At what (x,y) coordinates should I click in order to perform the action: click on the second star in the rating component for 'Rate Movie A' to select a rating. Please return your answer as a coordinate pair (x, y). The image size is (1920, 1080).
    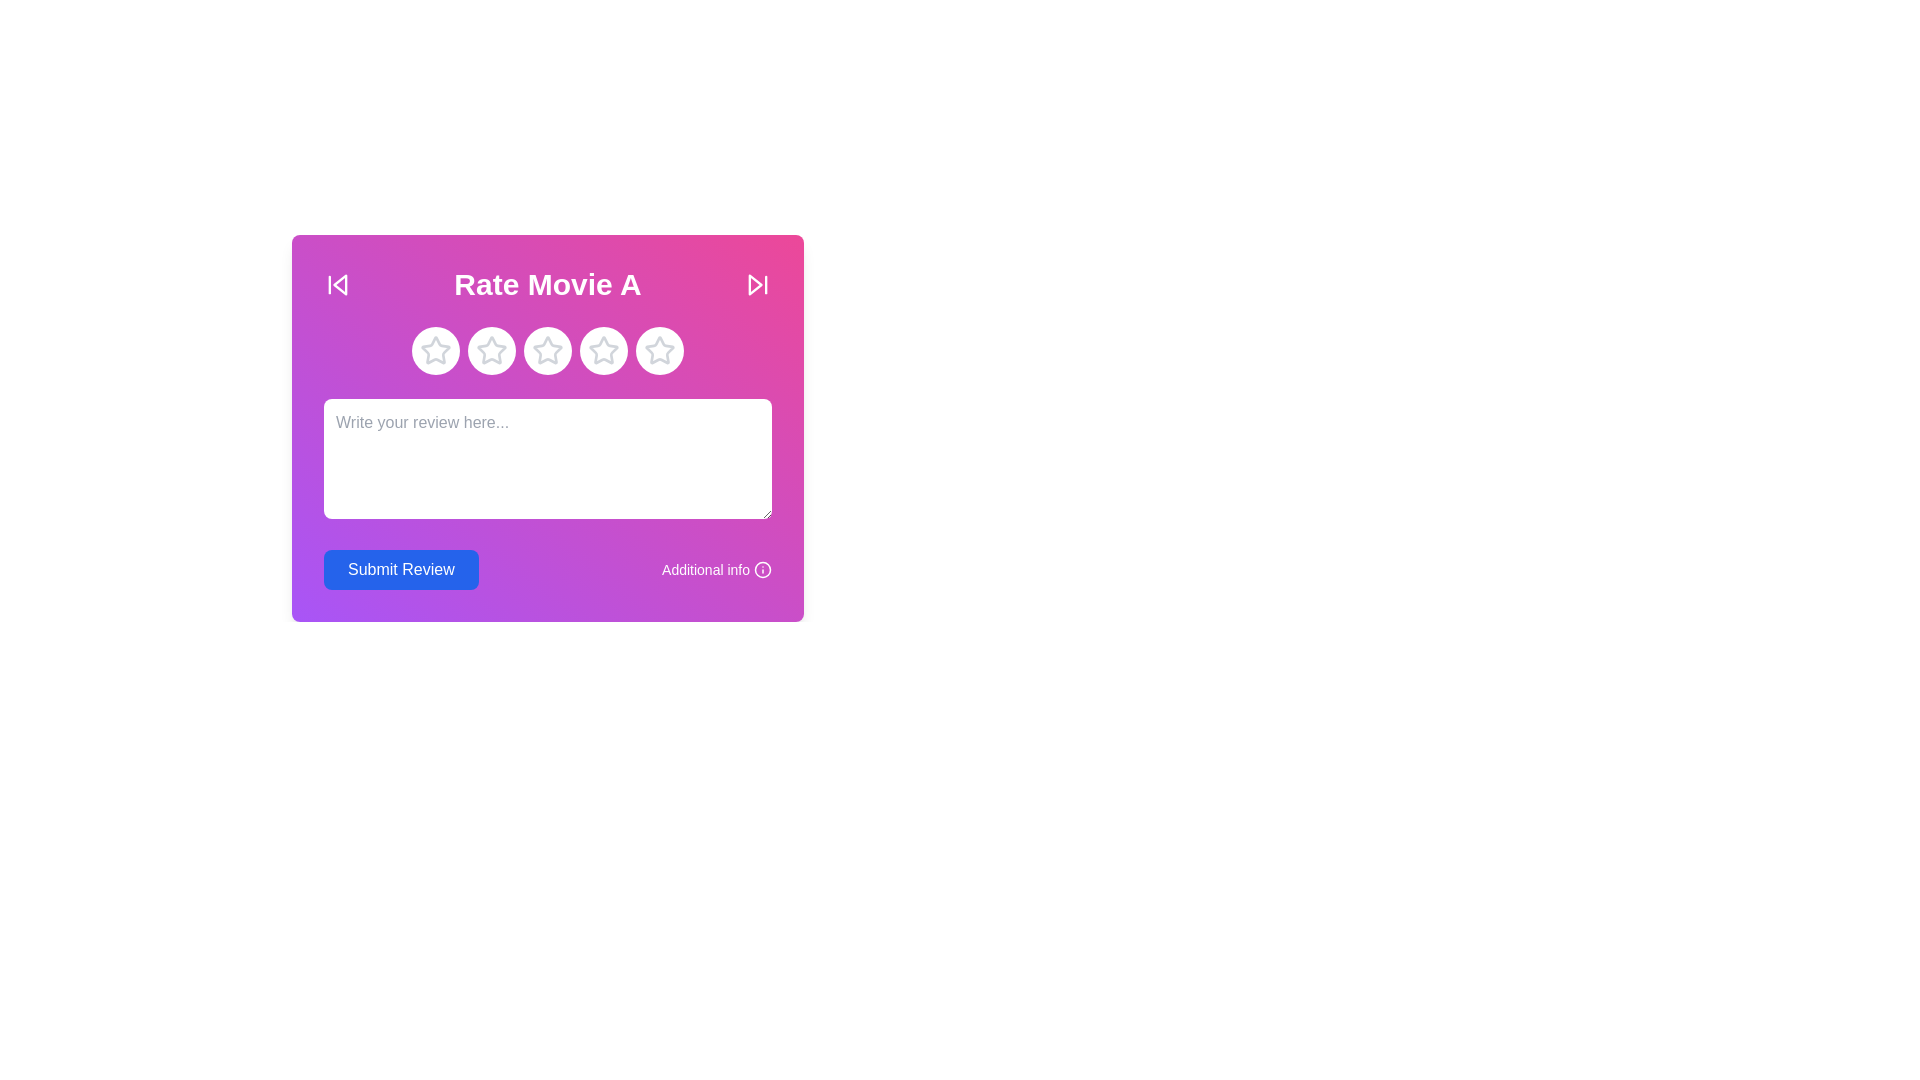
    Looking at the image, I should click on (491, 350).